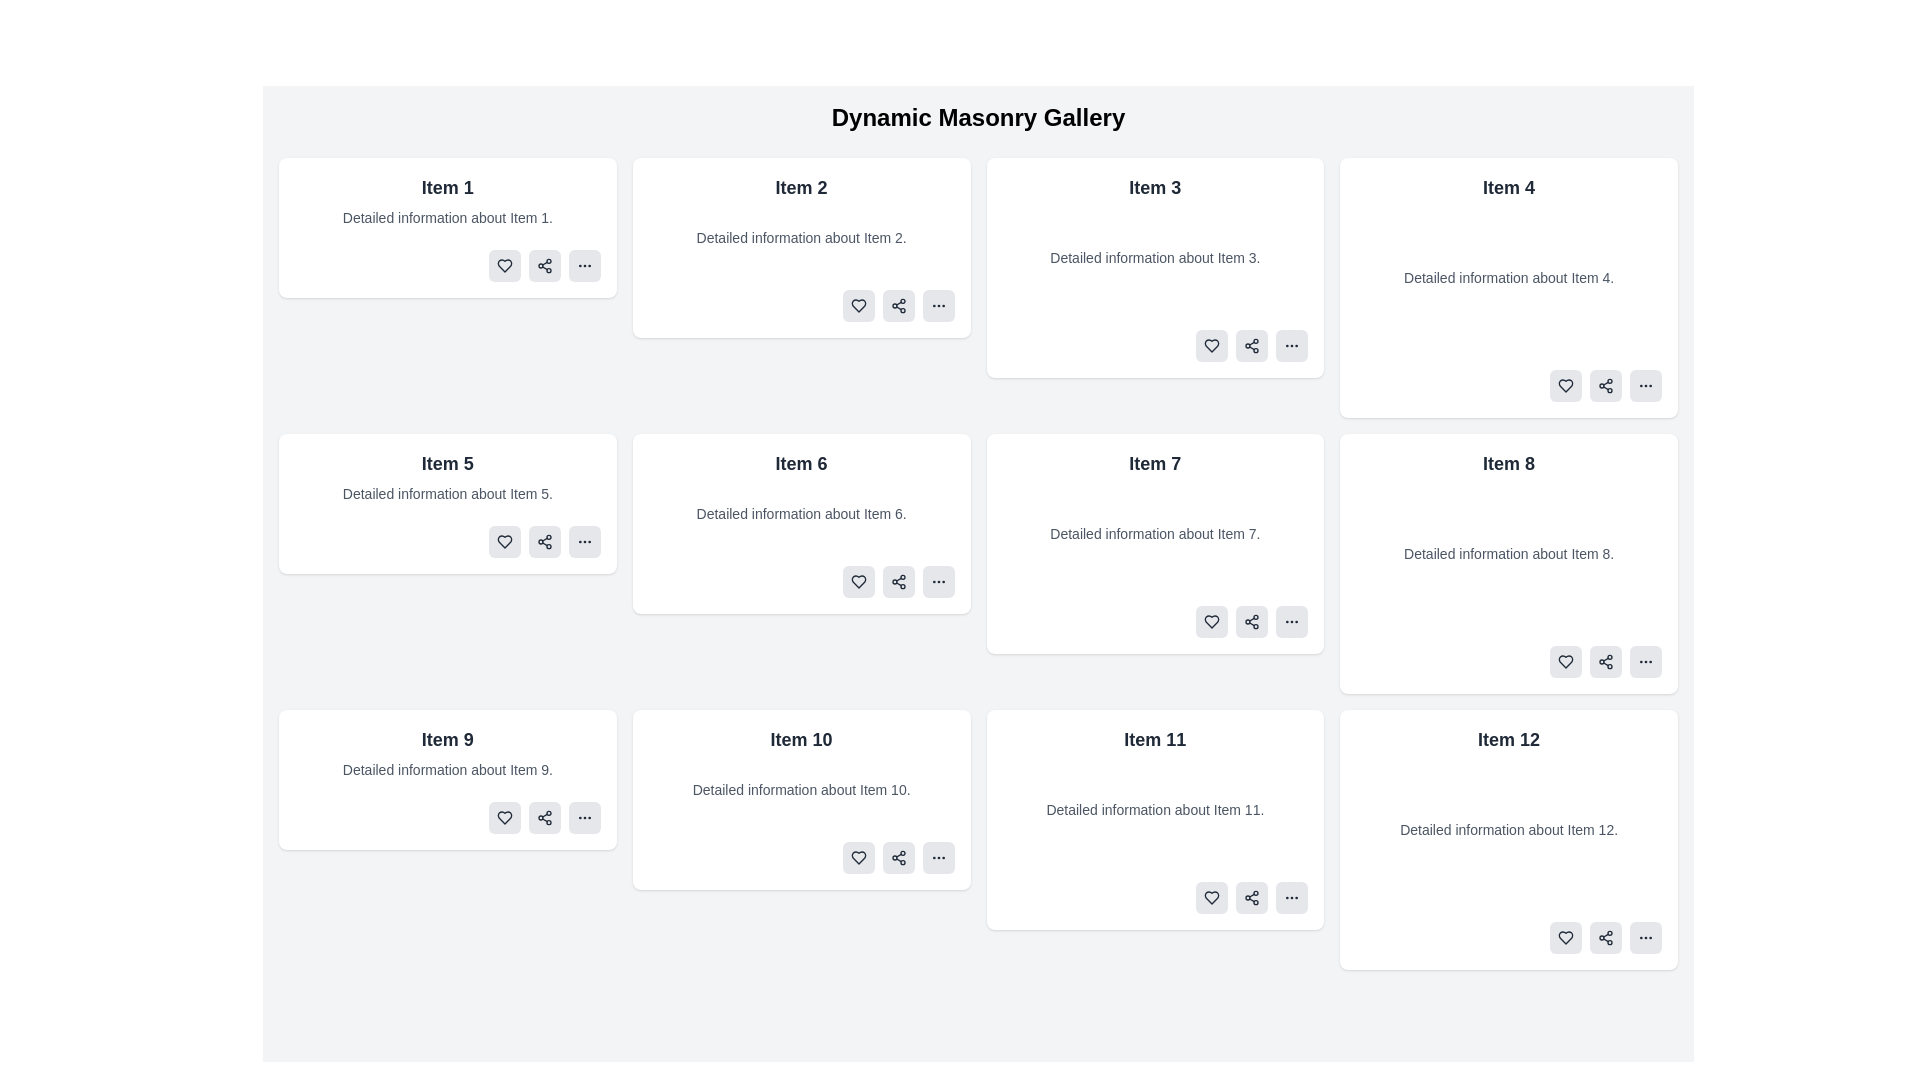 The height and width of the screenshot is (1080, 1920). Describe the element at coordinates (1606, 662) in the screenshot. I see `the share button, which is the second button in the action group at the bottom-right corner of the card for 'Item 8', styled with a light gray background and a share icon` at that location.